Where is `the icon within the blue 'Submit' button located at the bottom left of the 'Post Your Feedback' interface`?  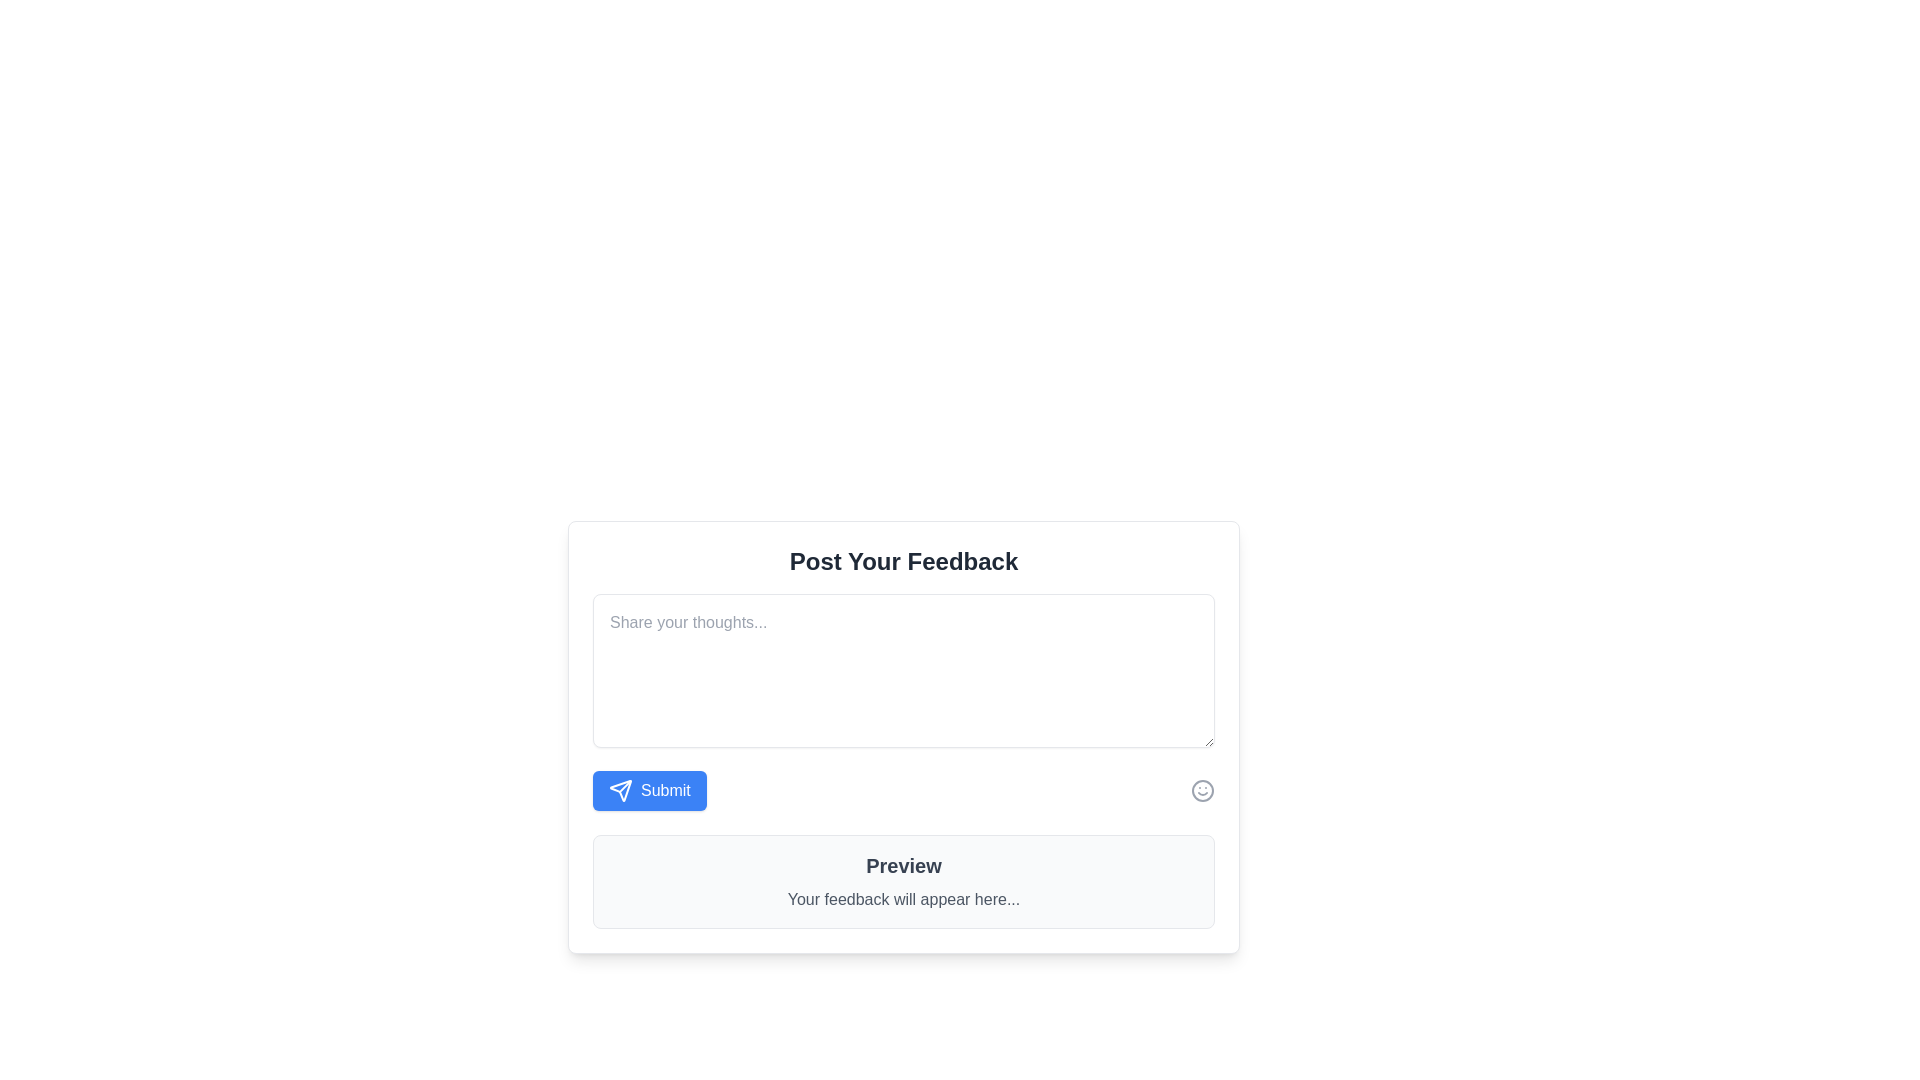 the icon within the blue 'Submit' button located at the bottom left of the 'Post Your Feedback' interface is located at coordinates (619, 789).